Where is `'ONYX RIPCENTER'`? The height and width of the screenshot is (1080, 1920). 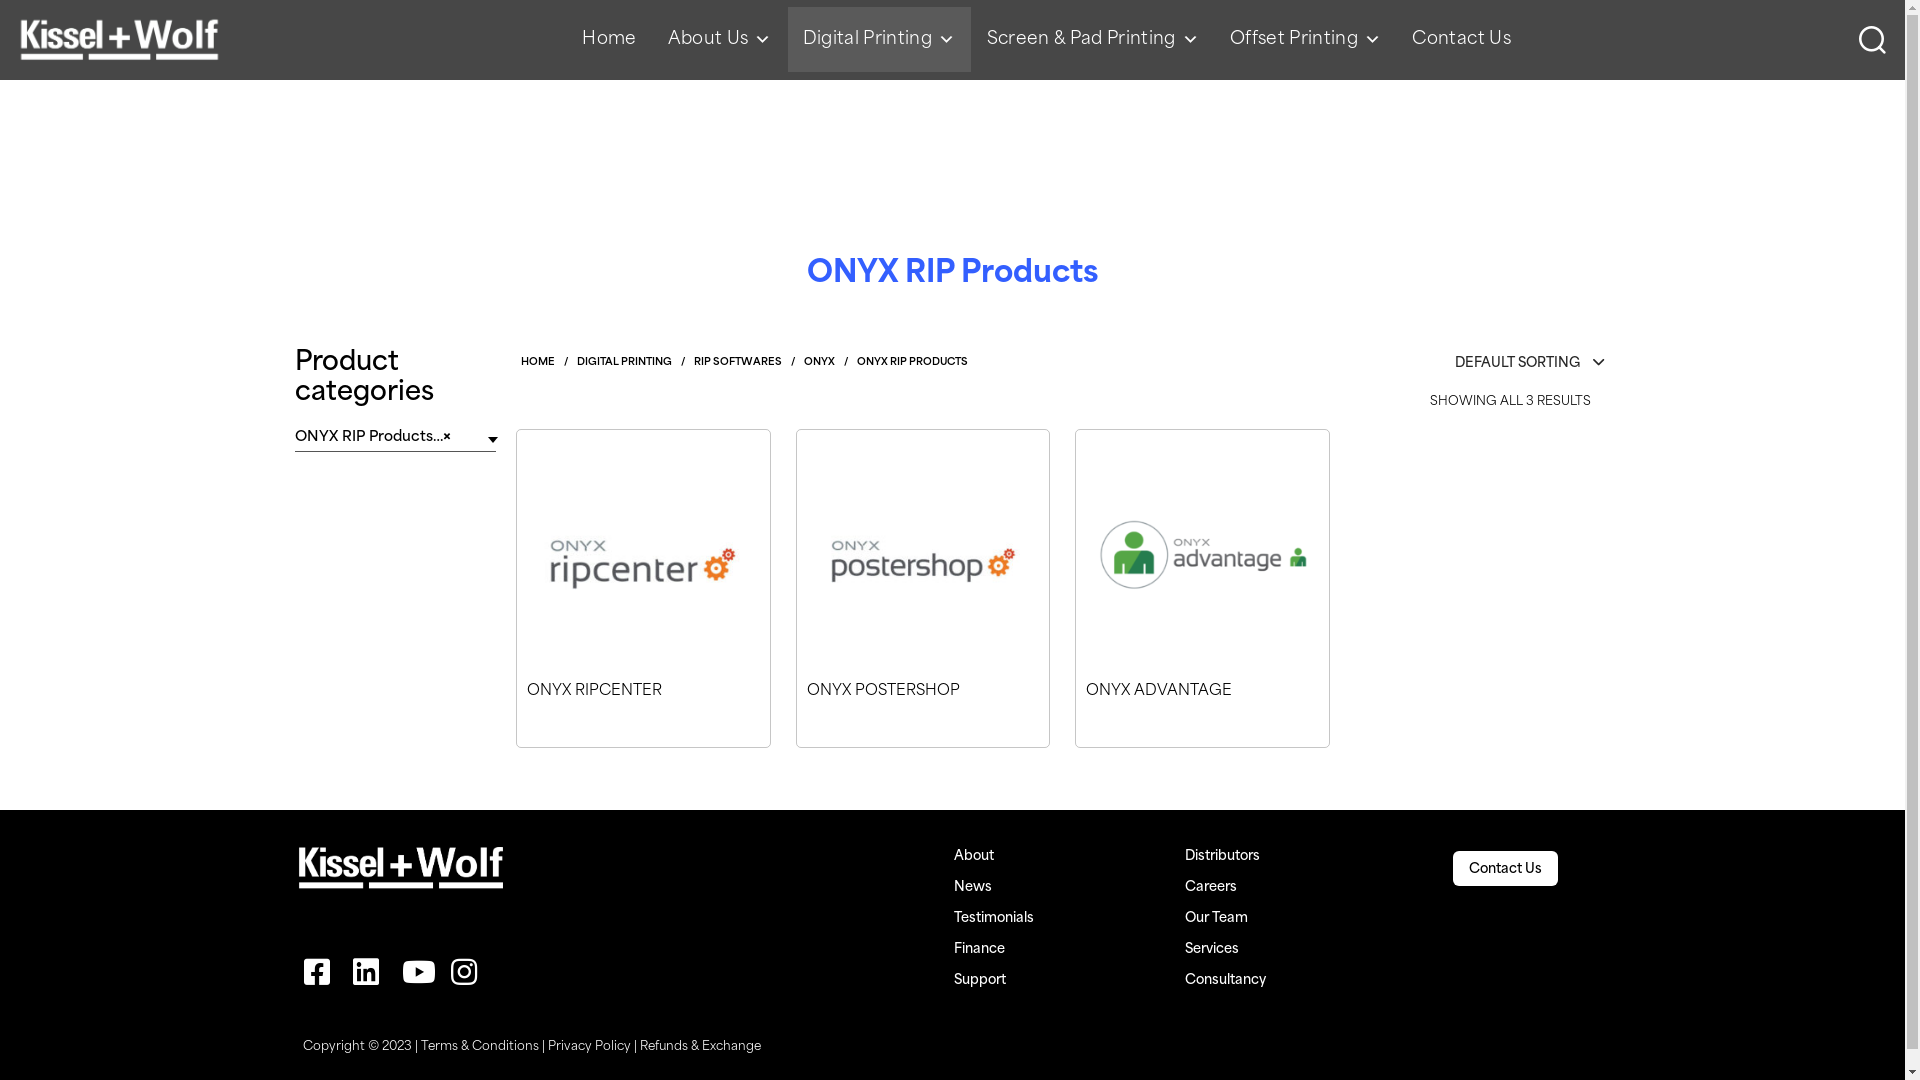
'ONYX RIPCENTER' is located at coordinates (517, 713).